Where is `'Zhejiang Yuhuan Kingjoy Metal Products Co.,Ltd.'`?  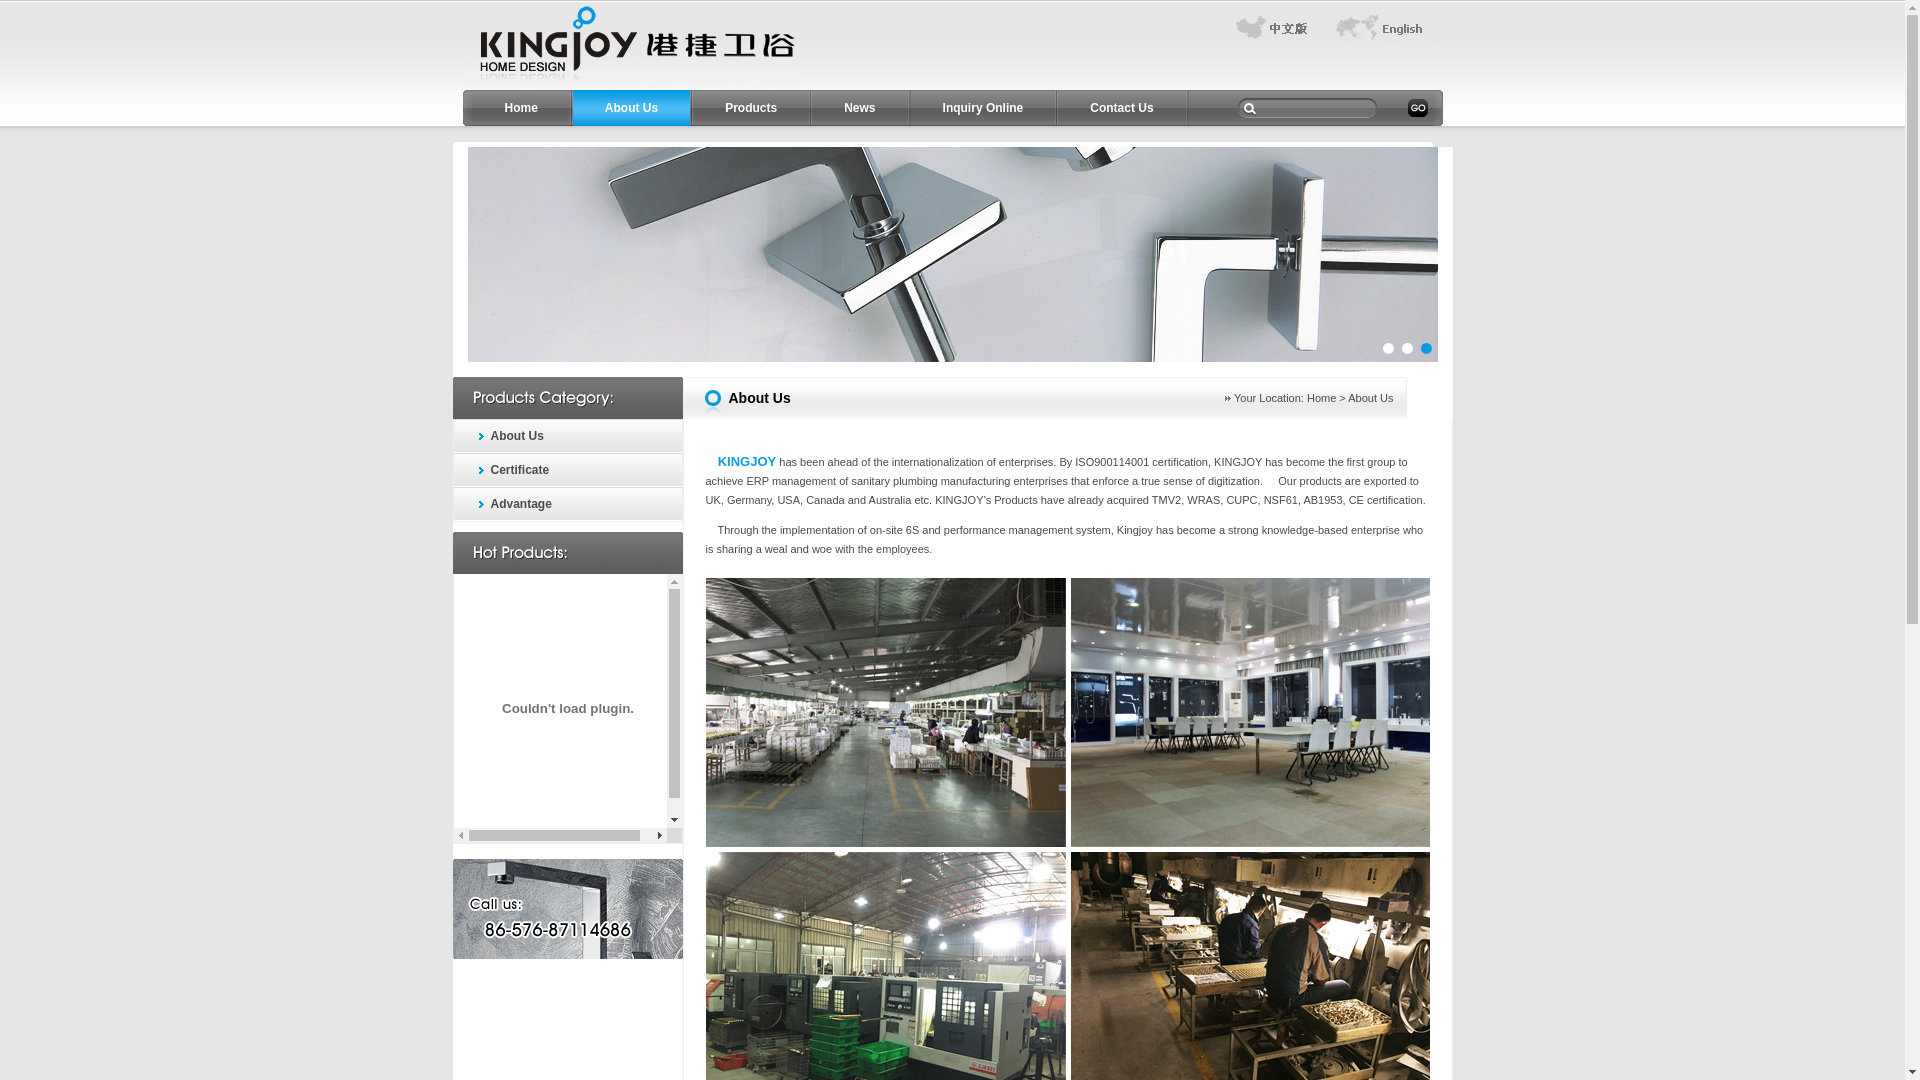 'Zhejiang Yuhuan Kingjoy Metal Products Co.,Ltd.' is located at coordinates (629, 84).